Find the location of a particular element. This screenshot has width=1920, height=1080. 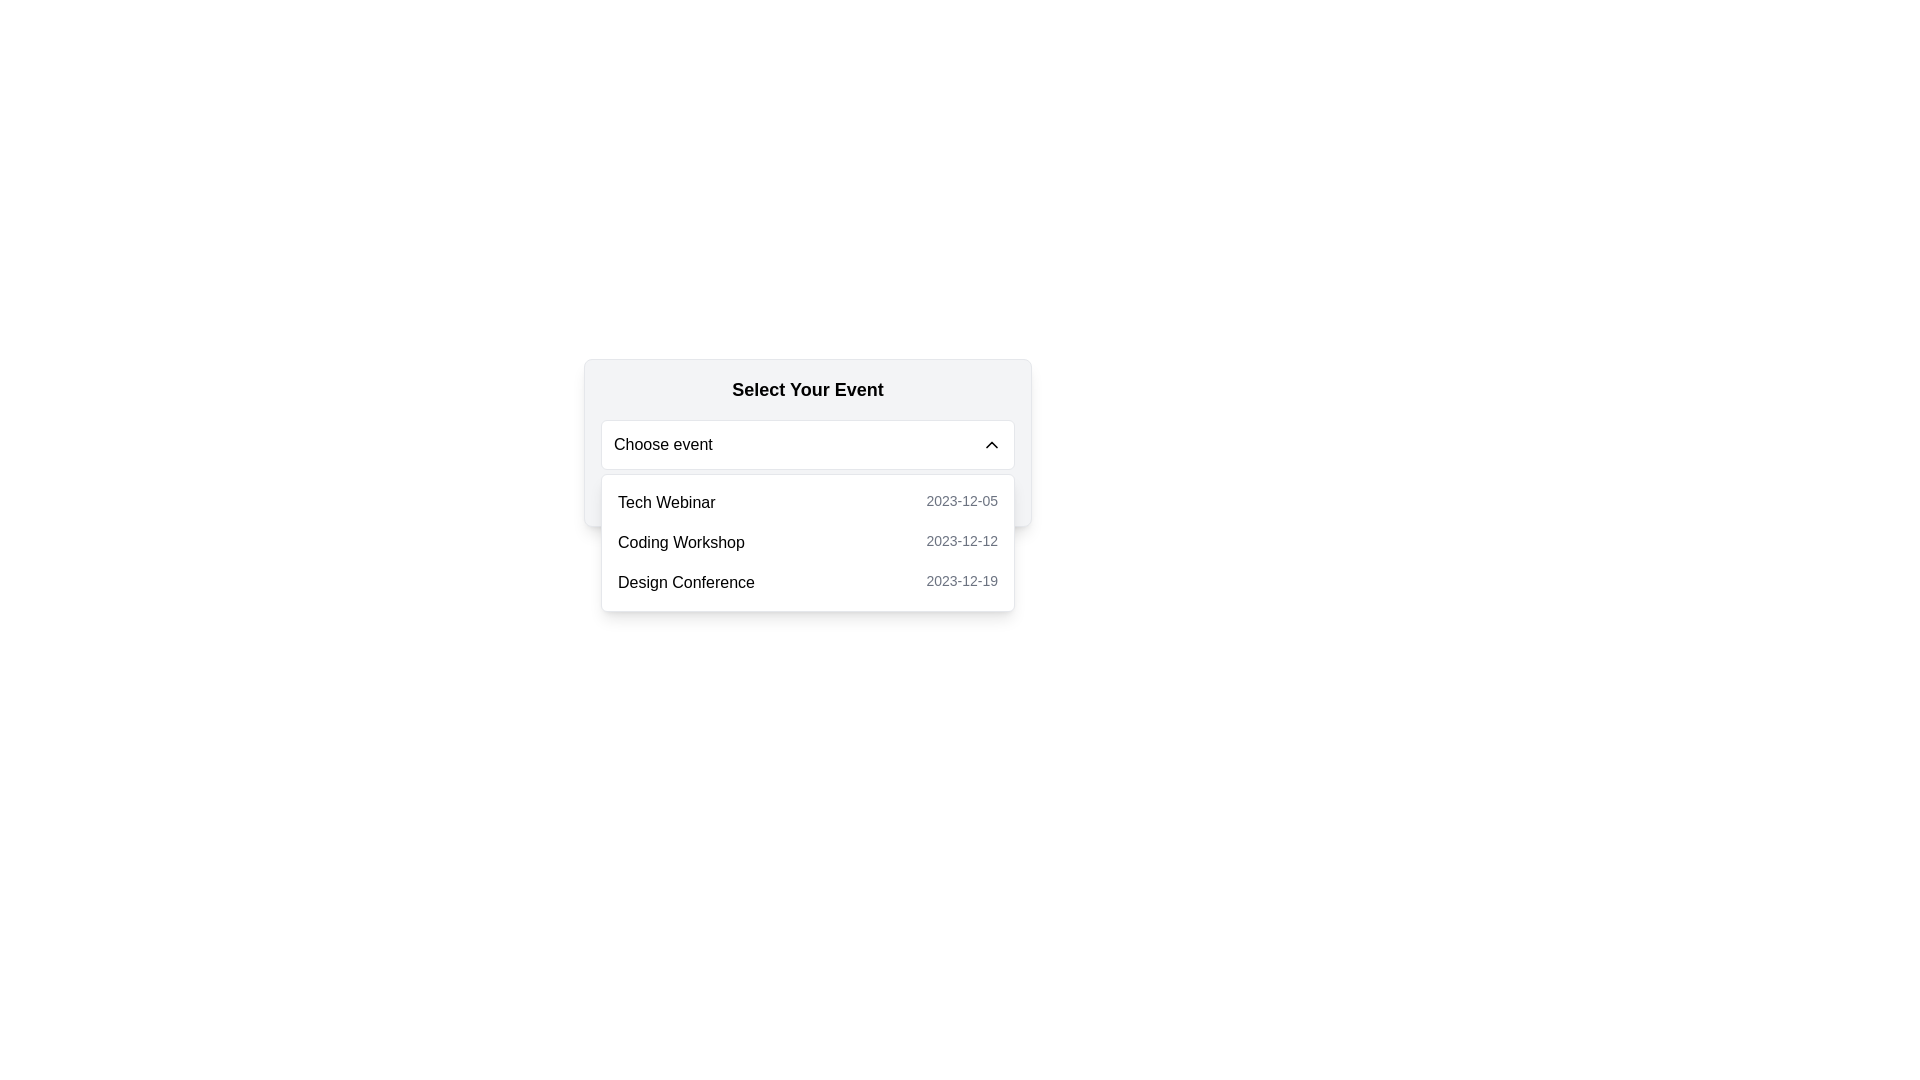

the downward-facing chevron icon located to the right of the 'Choose event' label is located at coordinates (992, 443).